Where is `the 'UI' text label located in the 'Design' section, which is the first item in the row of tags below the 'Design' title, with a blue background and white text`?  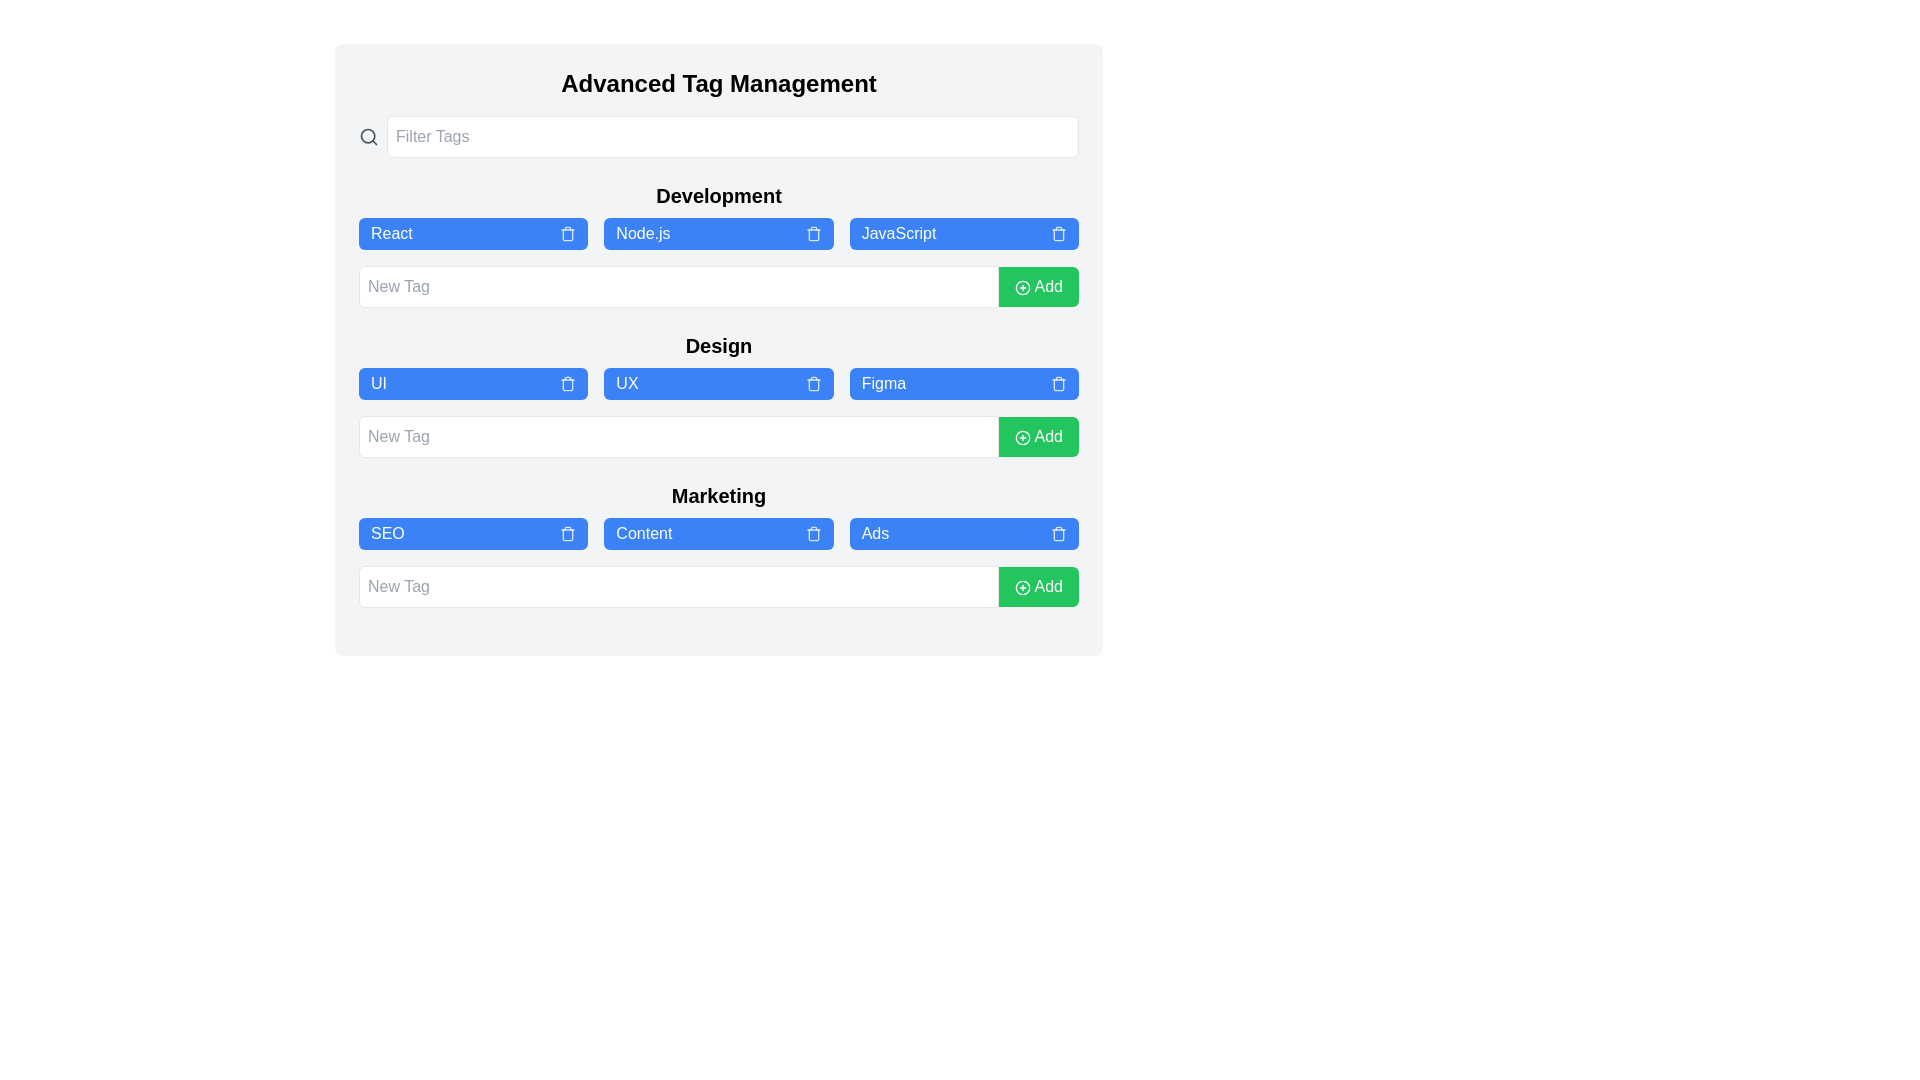 the 'UI' text label located in the 'Design' section, which is the first item in the row of tags below the 'Design' title, with a blue background and white text is located at coordinates (379, 384).